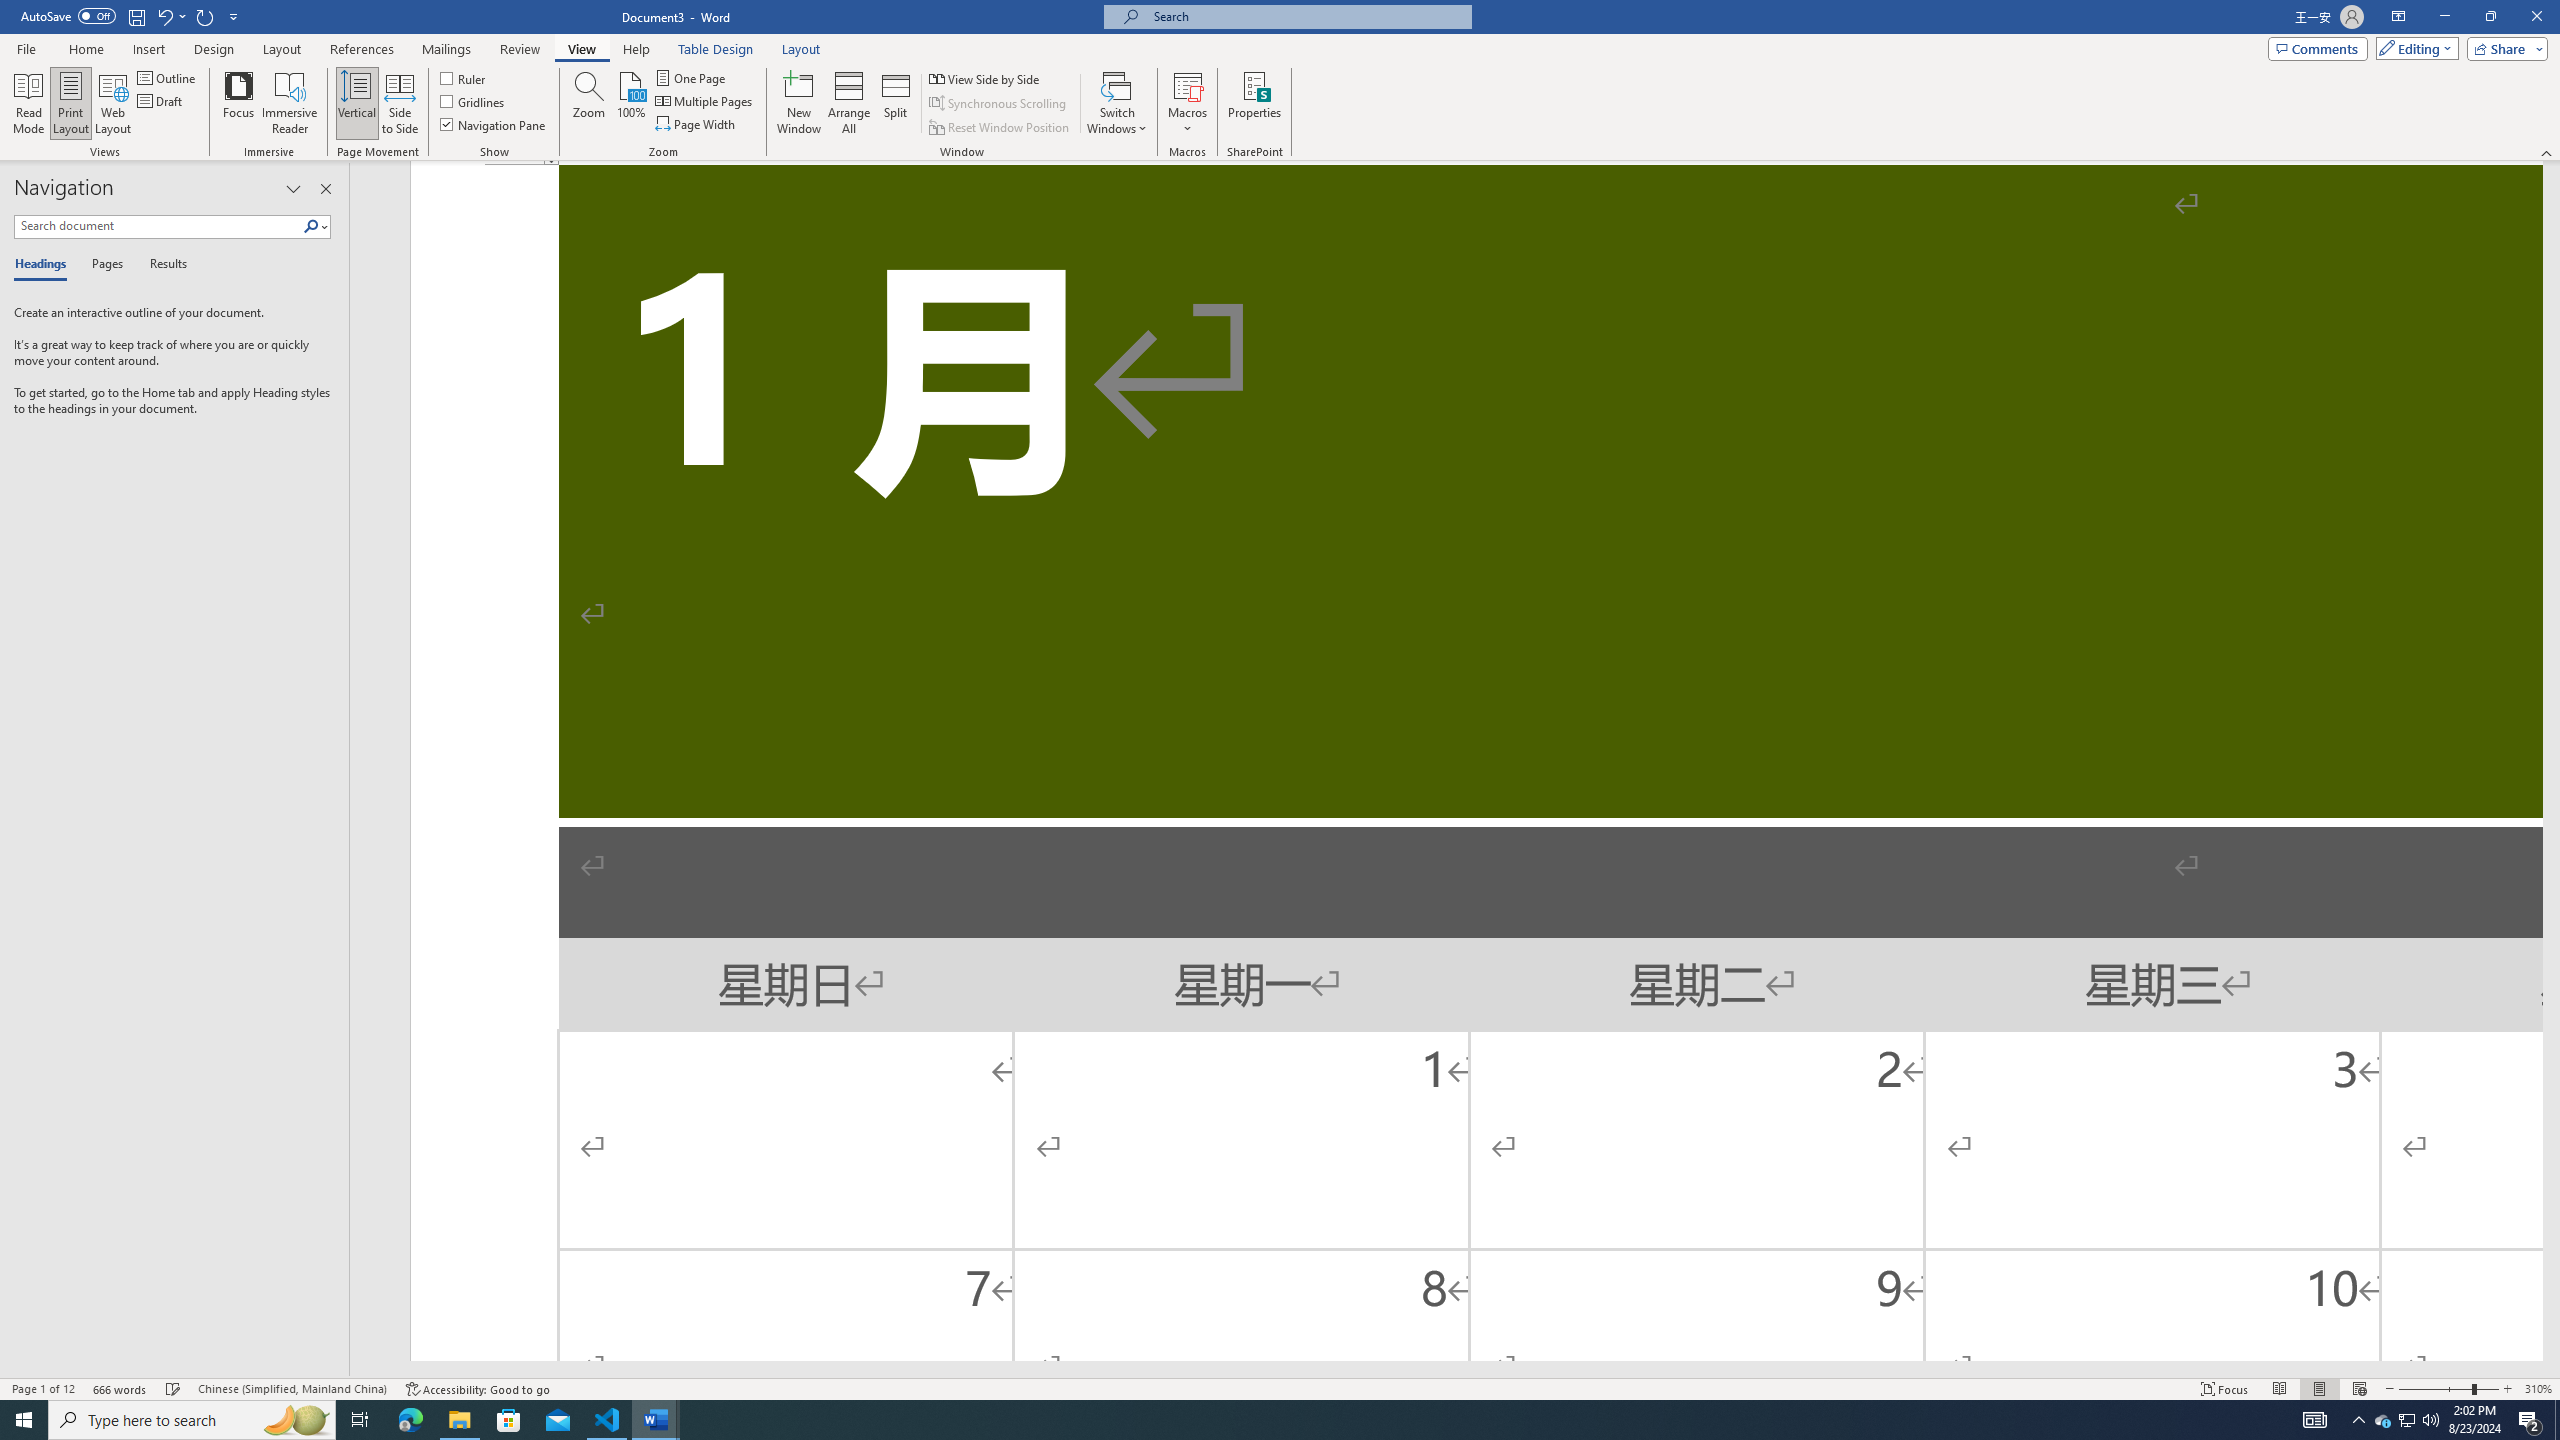 Image resolution: width=2560 pixels, height=1440 pixels. I want to click on 'Headings', so click(44, 264).